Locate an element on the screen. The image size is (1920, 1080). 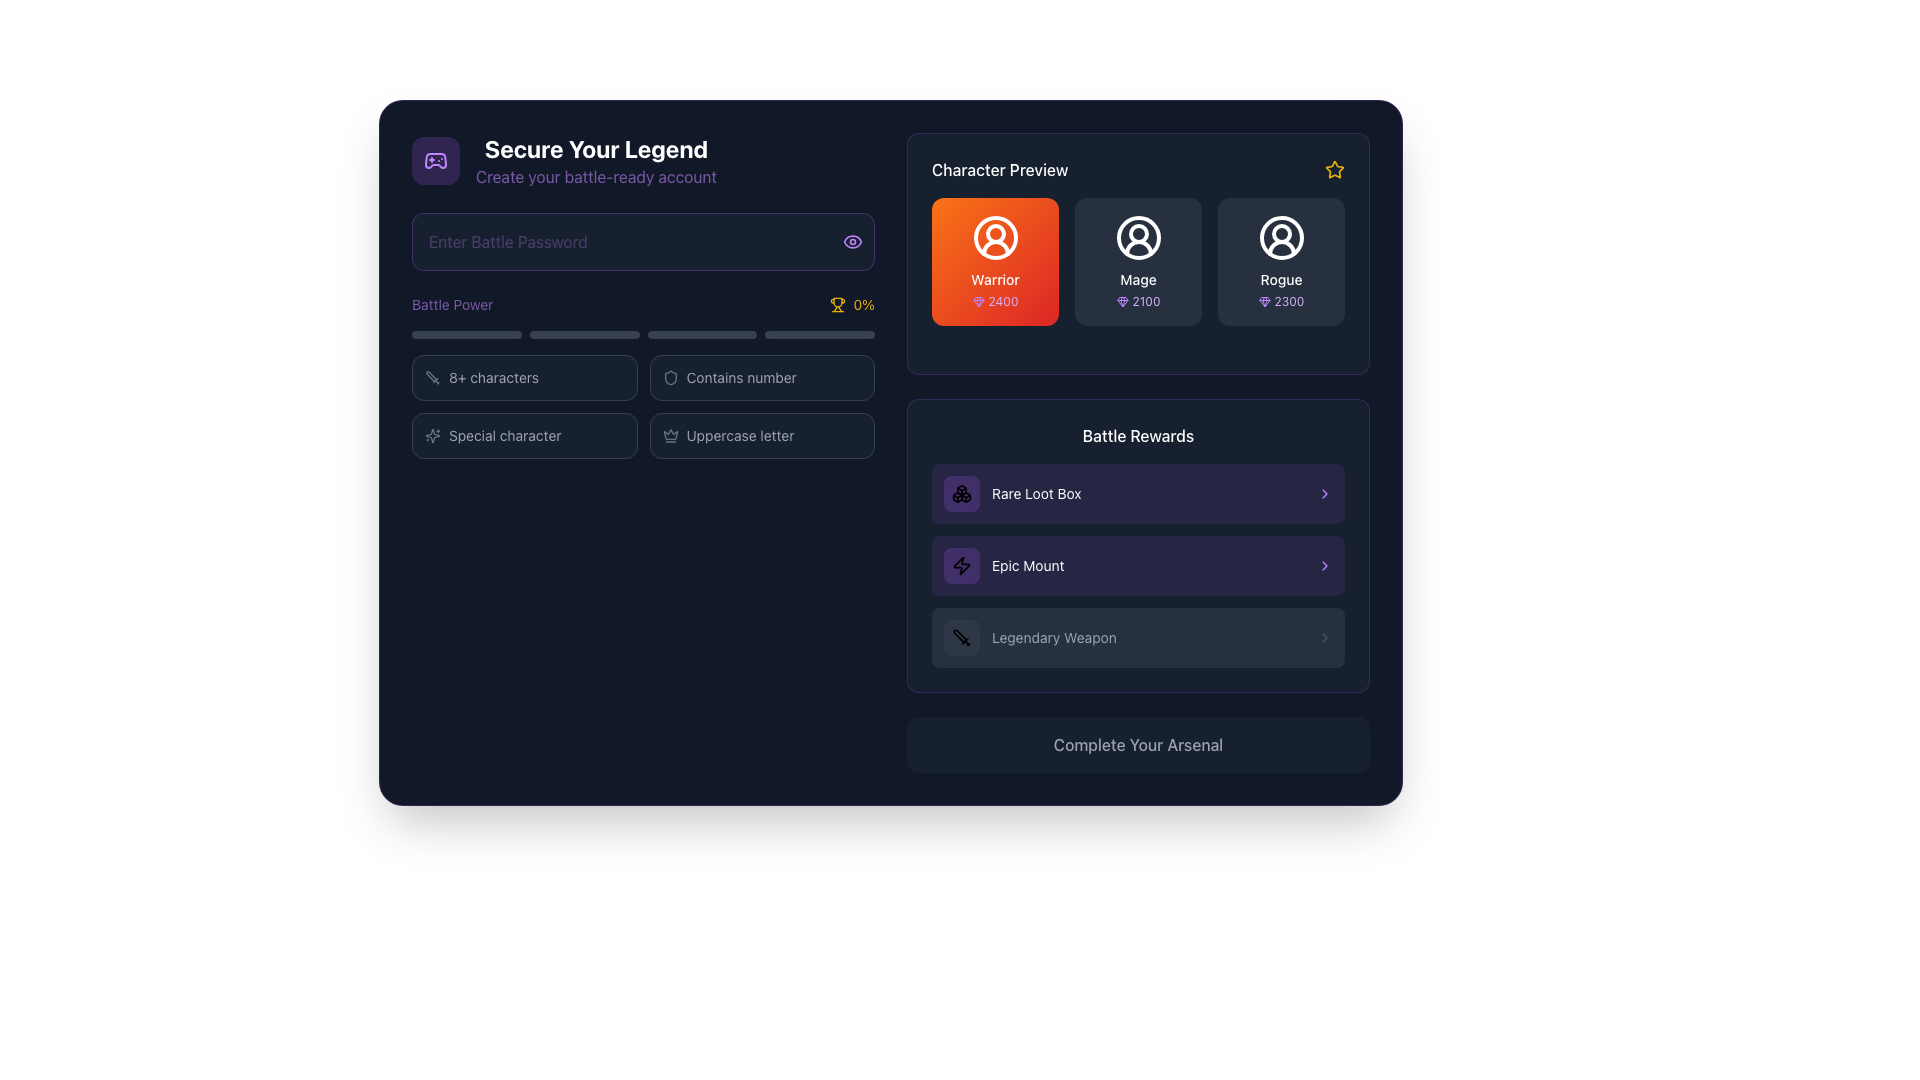
the Label displaying the power level for the 'Warrior' character option in the 'Character Preview' section is located at coordinates (995, 301).